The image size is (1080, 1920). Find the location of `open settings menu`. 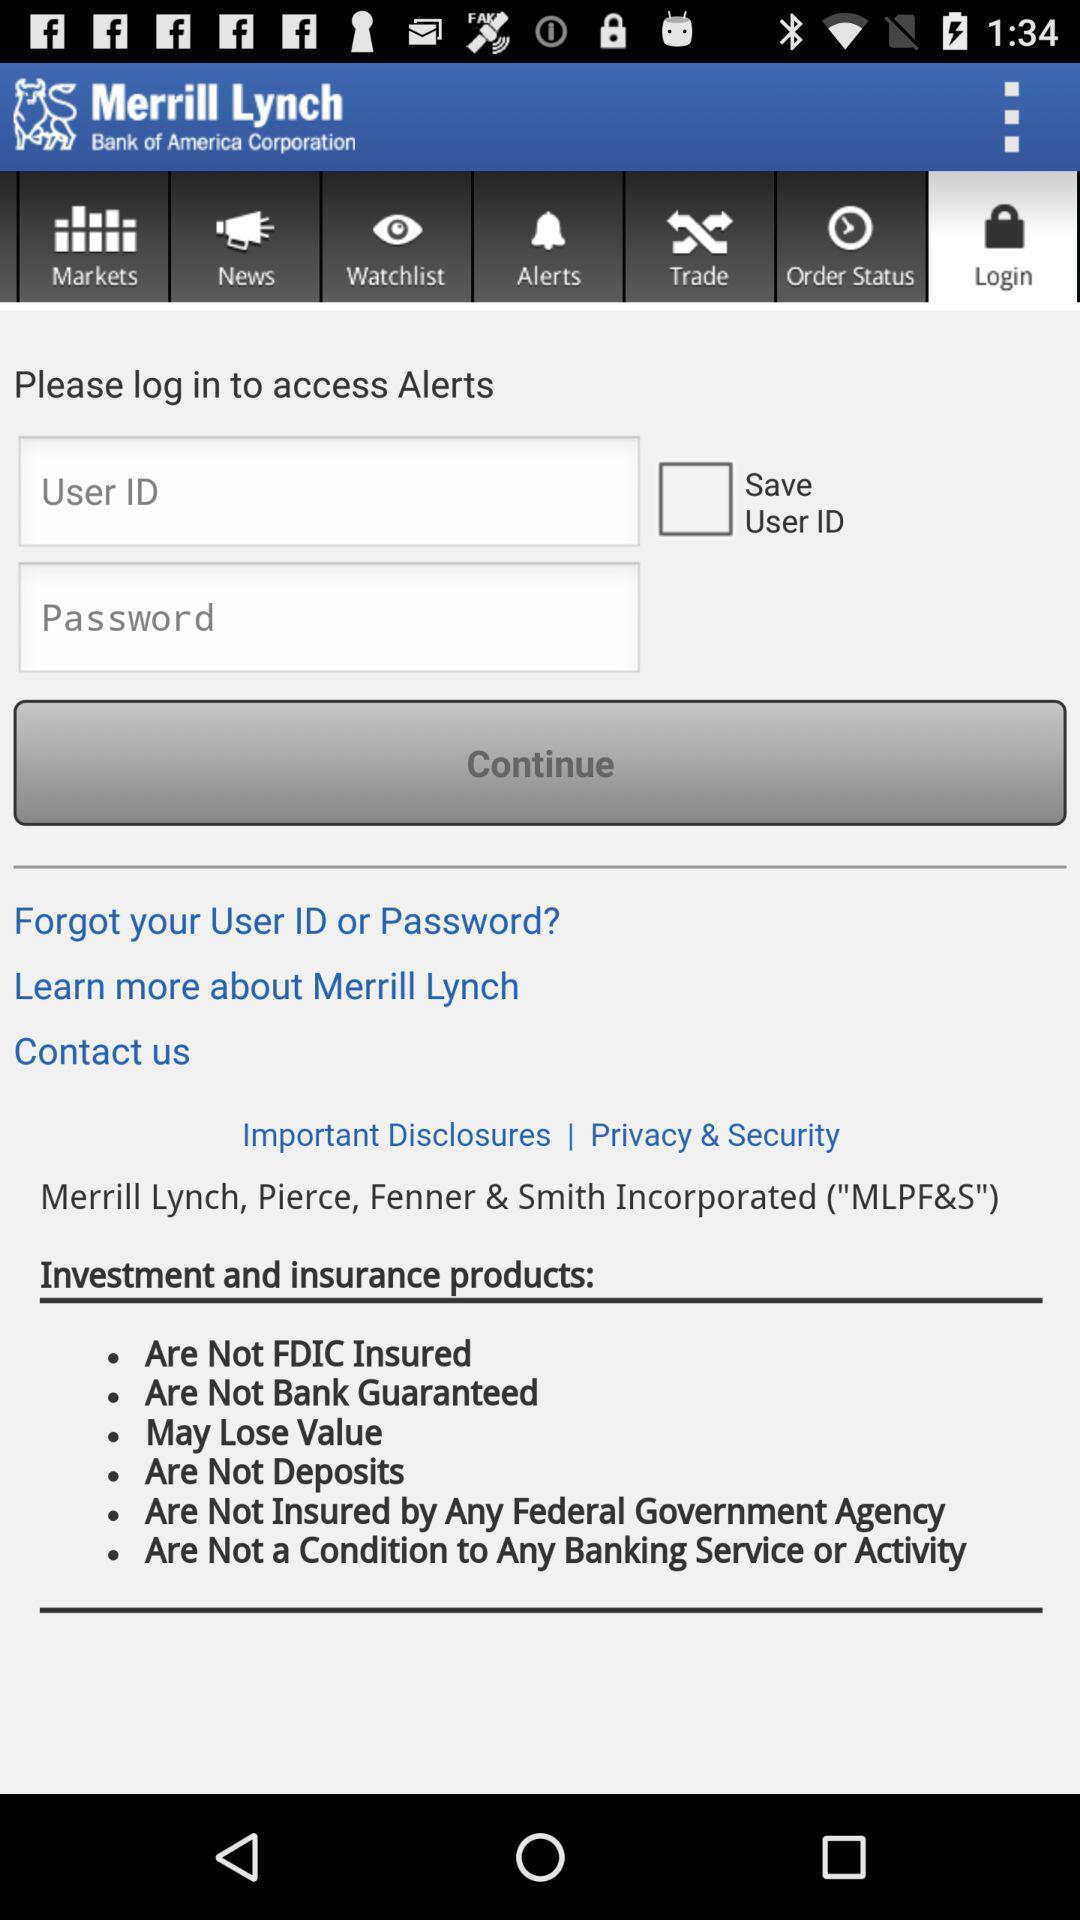

open settings menu is located at coordinates (1018, 115).